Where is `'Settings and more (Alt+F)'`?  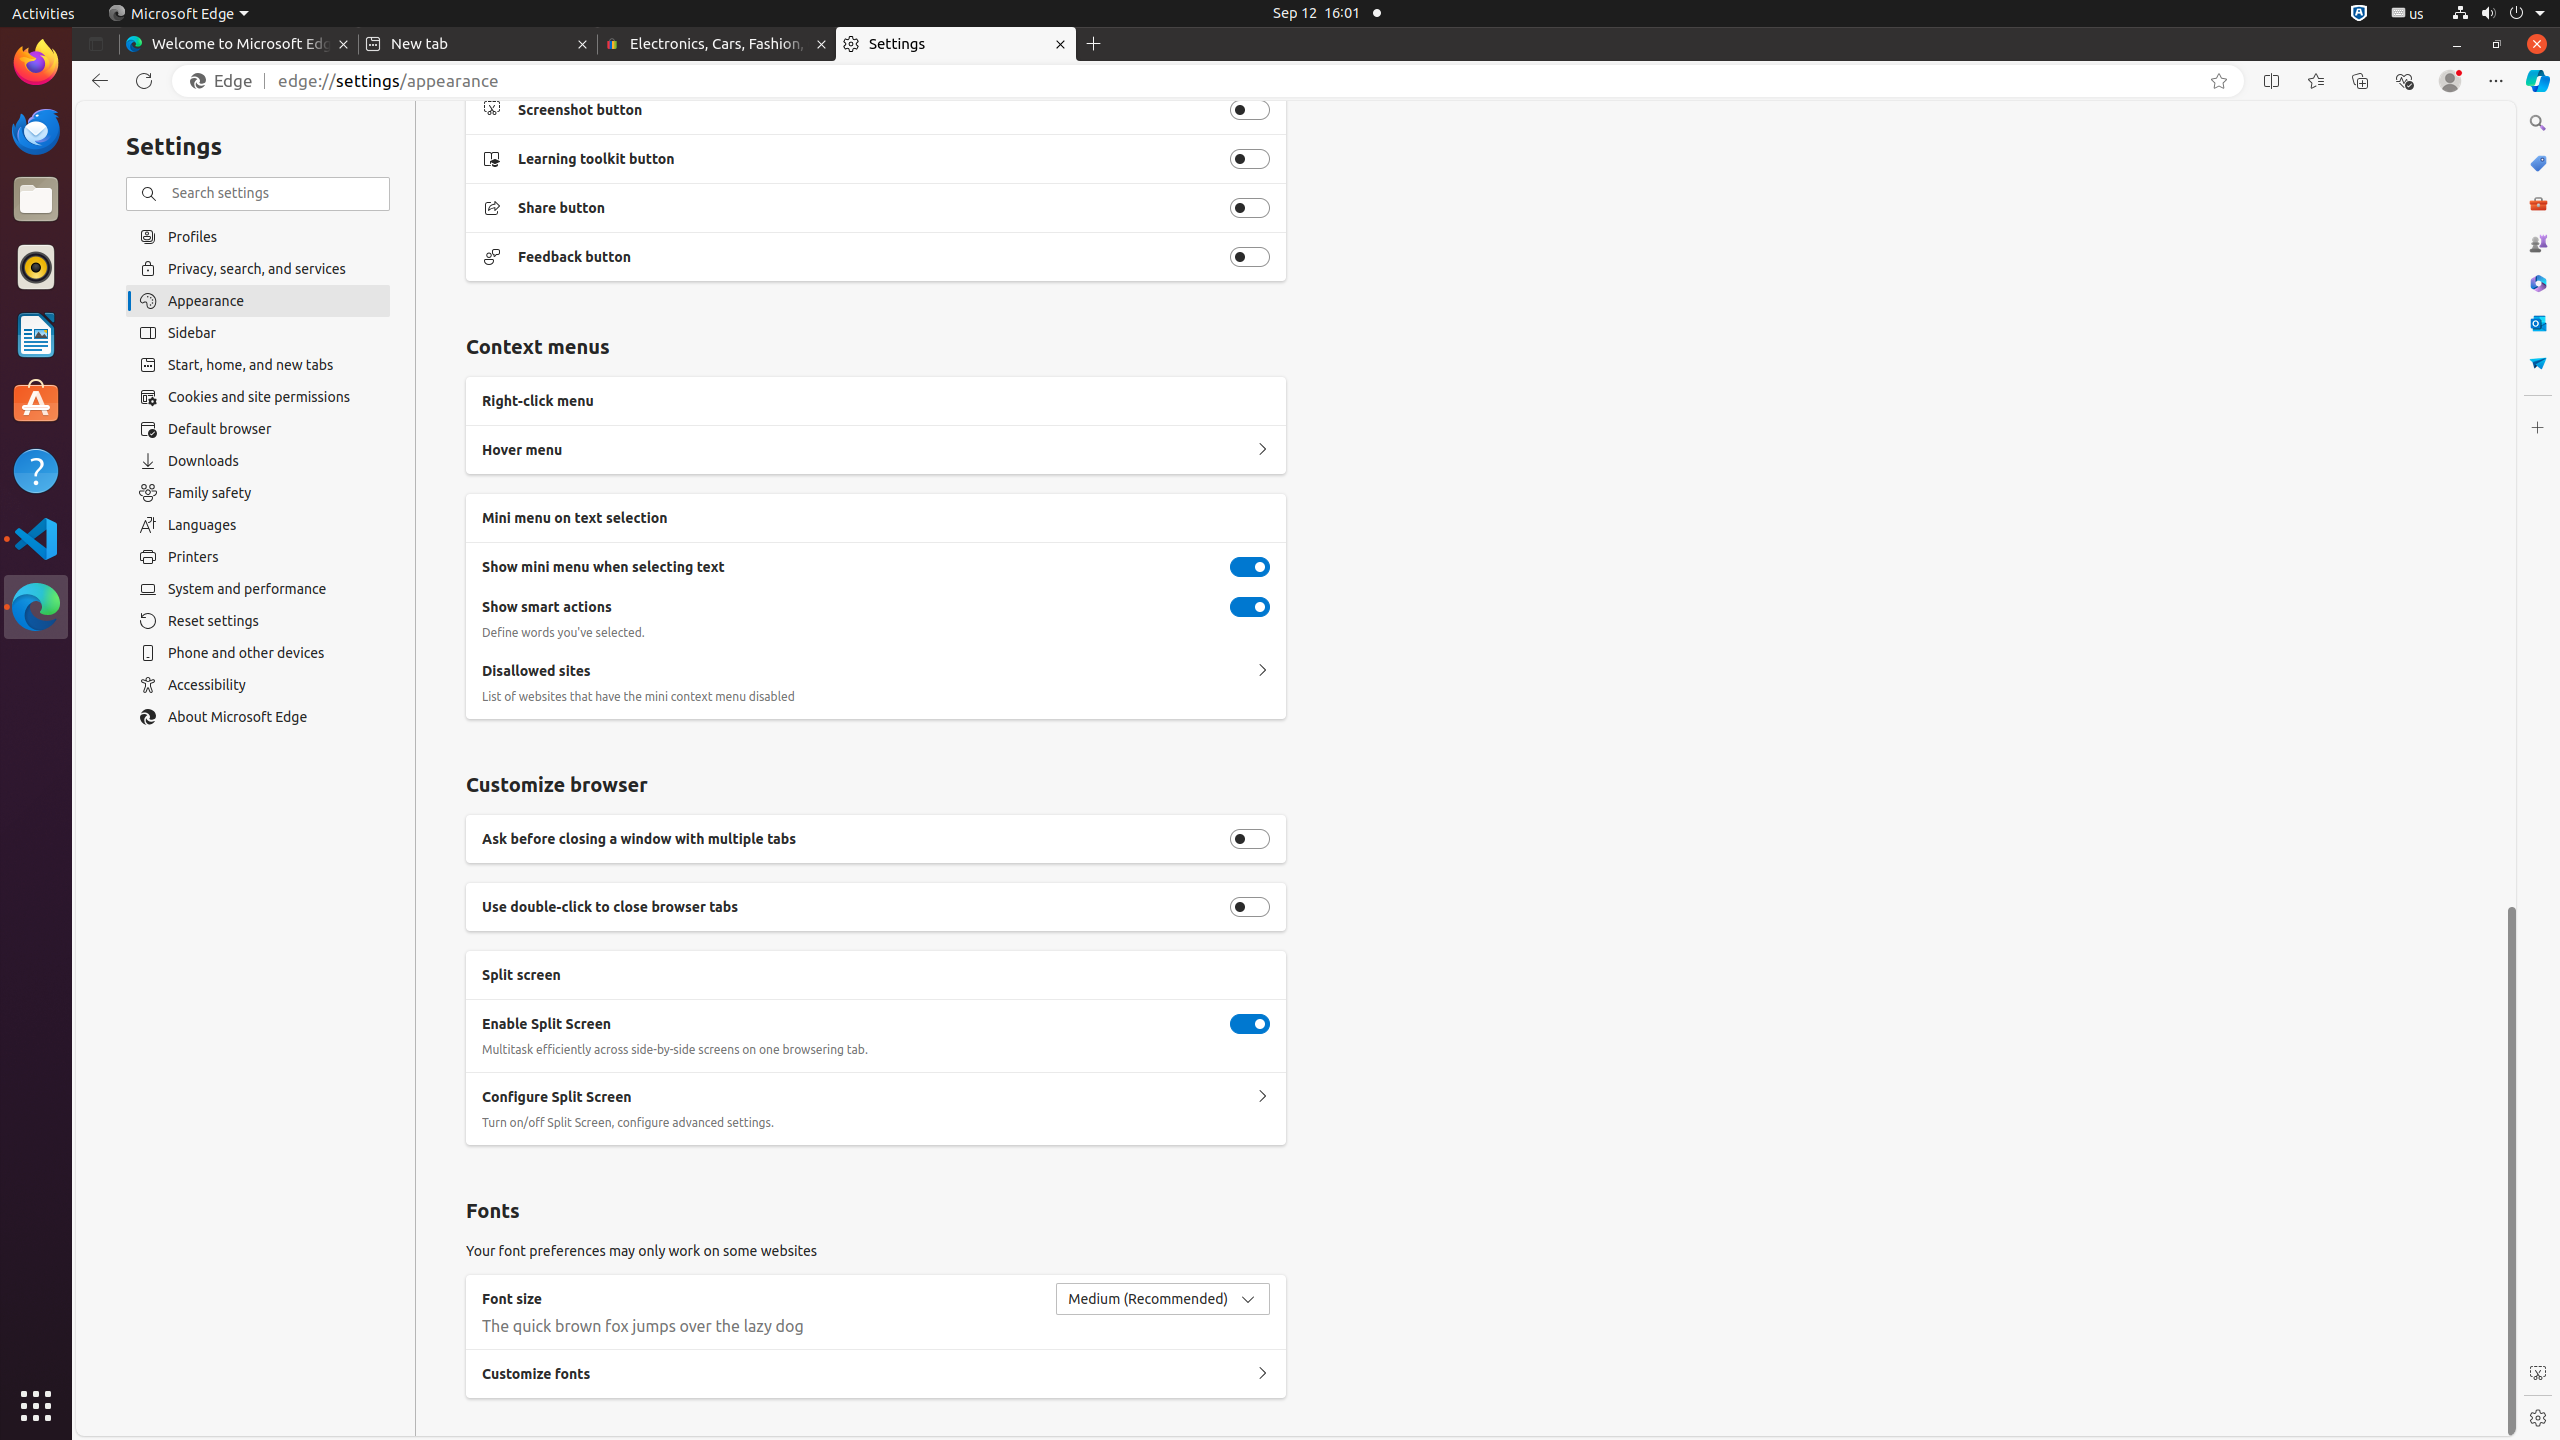 'Settings and more (Alt+F)' is located at coordinates (2495, 80).